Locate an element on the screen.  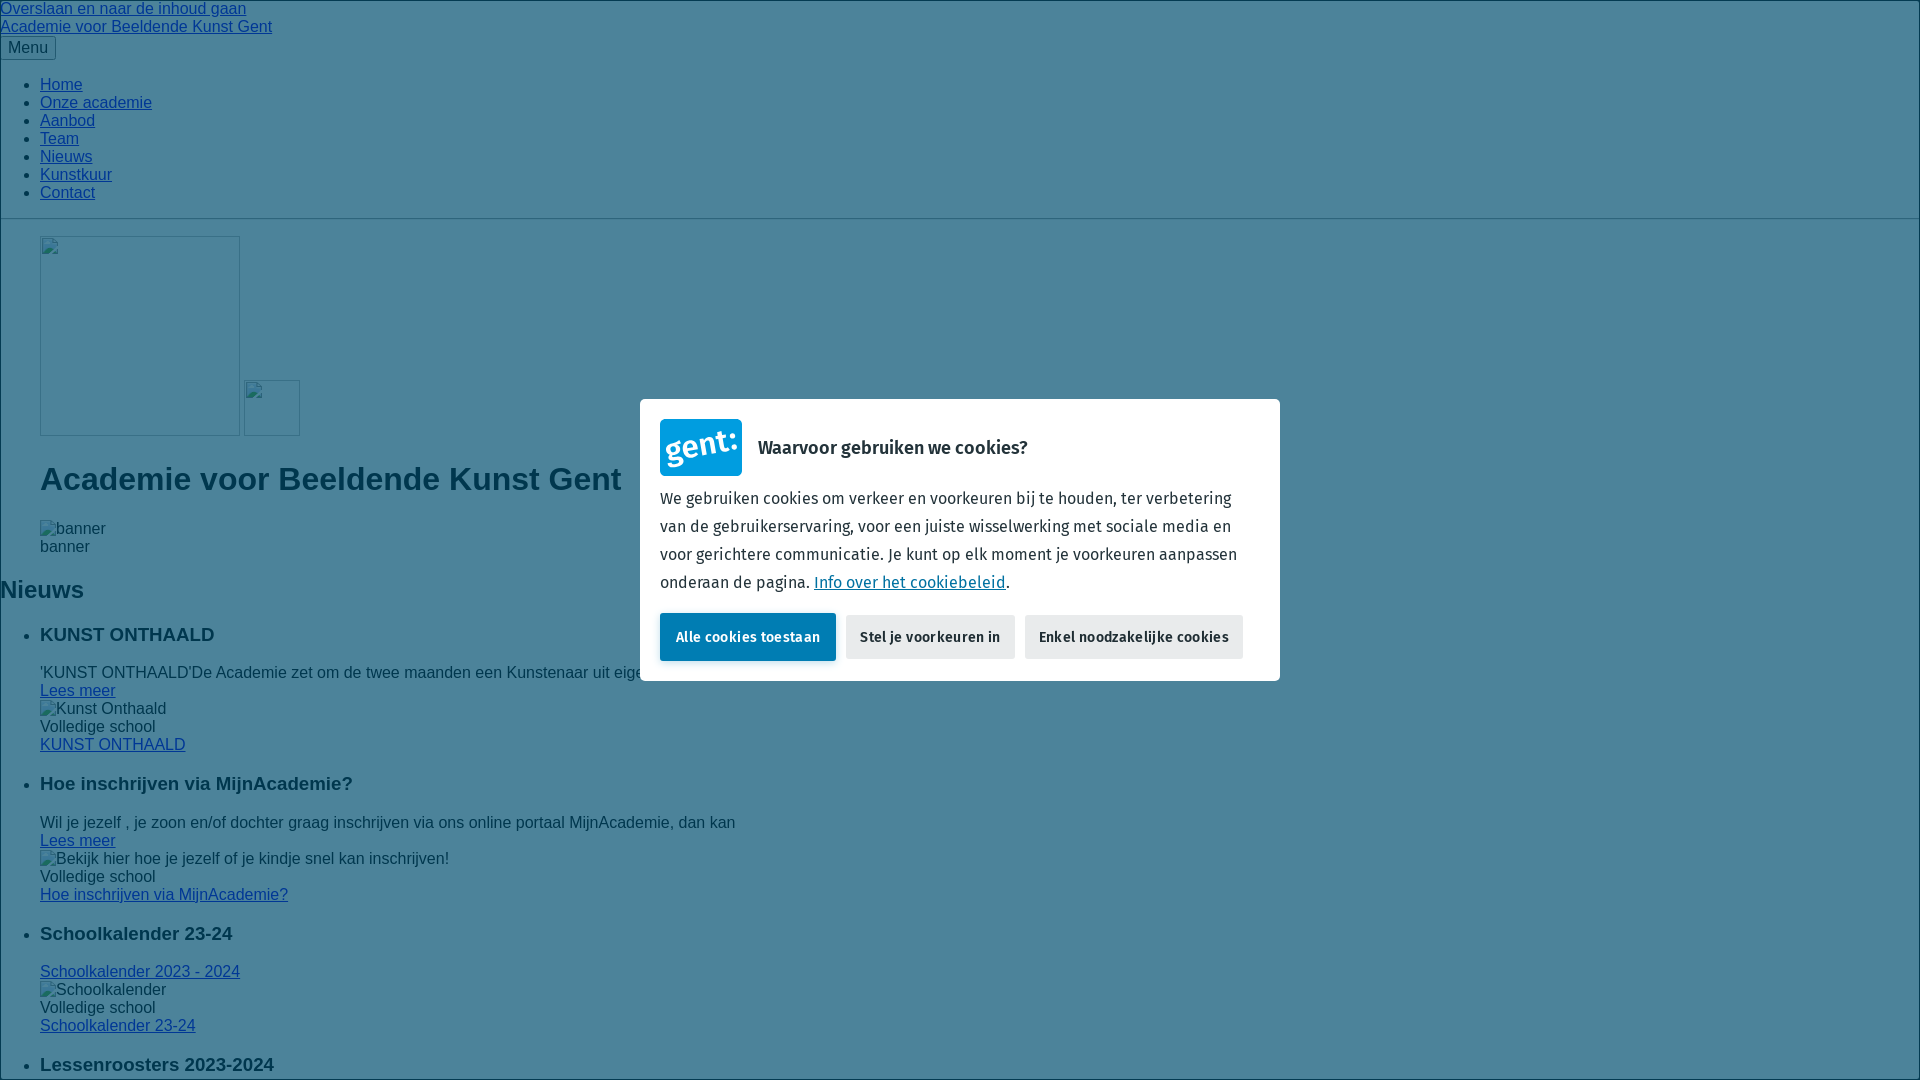
'Overslaan en naar de inhoud gaan' is located at coordinates (122, 8).